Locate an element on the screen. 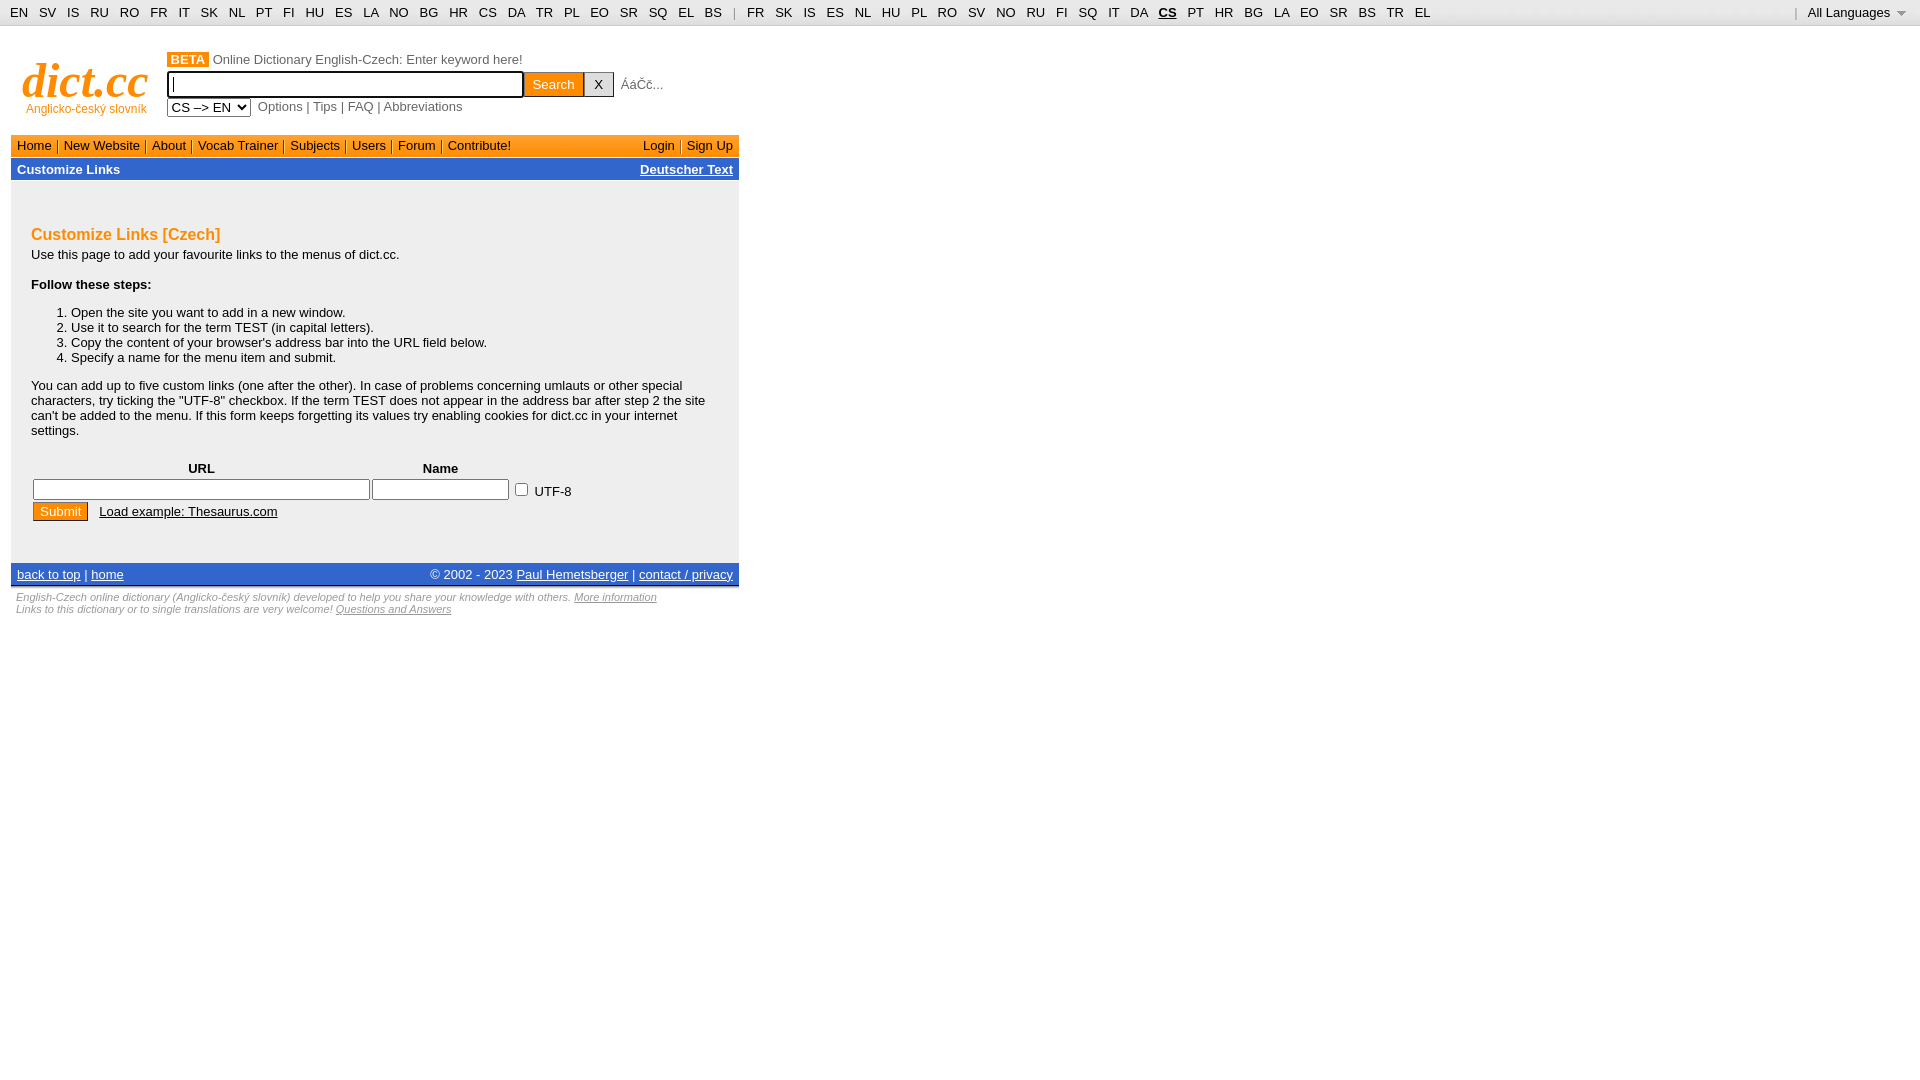 The height and width of the screenshot is (1080, 1920). 'NO' is located at coordinates (996, 12).